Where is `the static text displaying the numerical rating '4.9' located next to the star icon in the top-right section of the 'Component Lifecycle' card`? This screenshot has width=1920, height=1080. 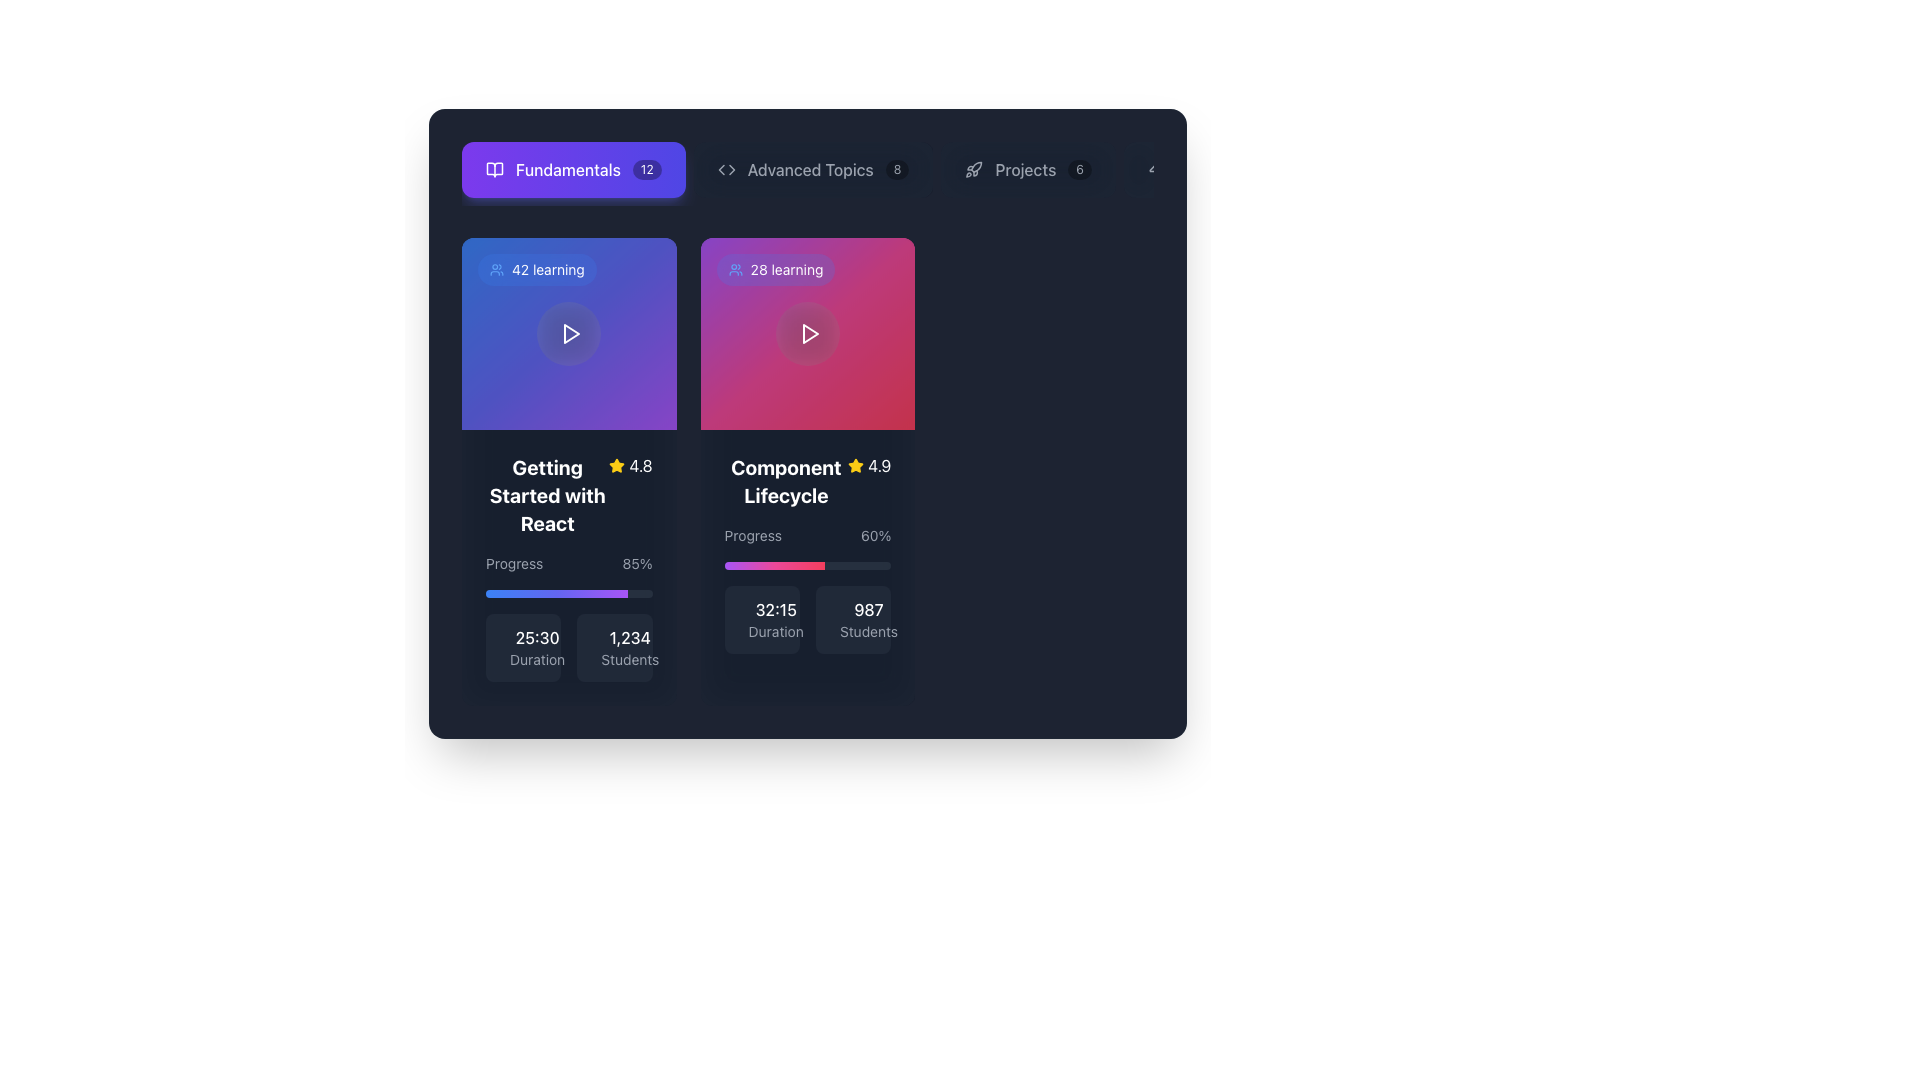 the static text displaying the numerical rating '4.9' located next to the star icon in the top-right section of the 'Component Lifecycle' card is located at coordinates (879, 466).